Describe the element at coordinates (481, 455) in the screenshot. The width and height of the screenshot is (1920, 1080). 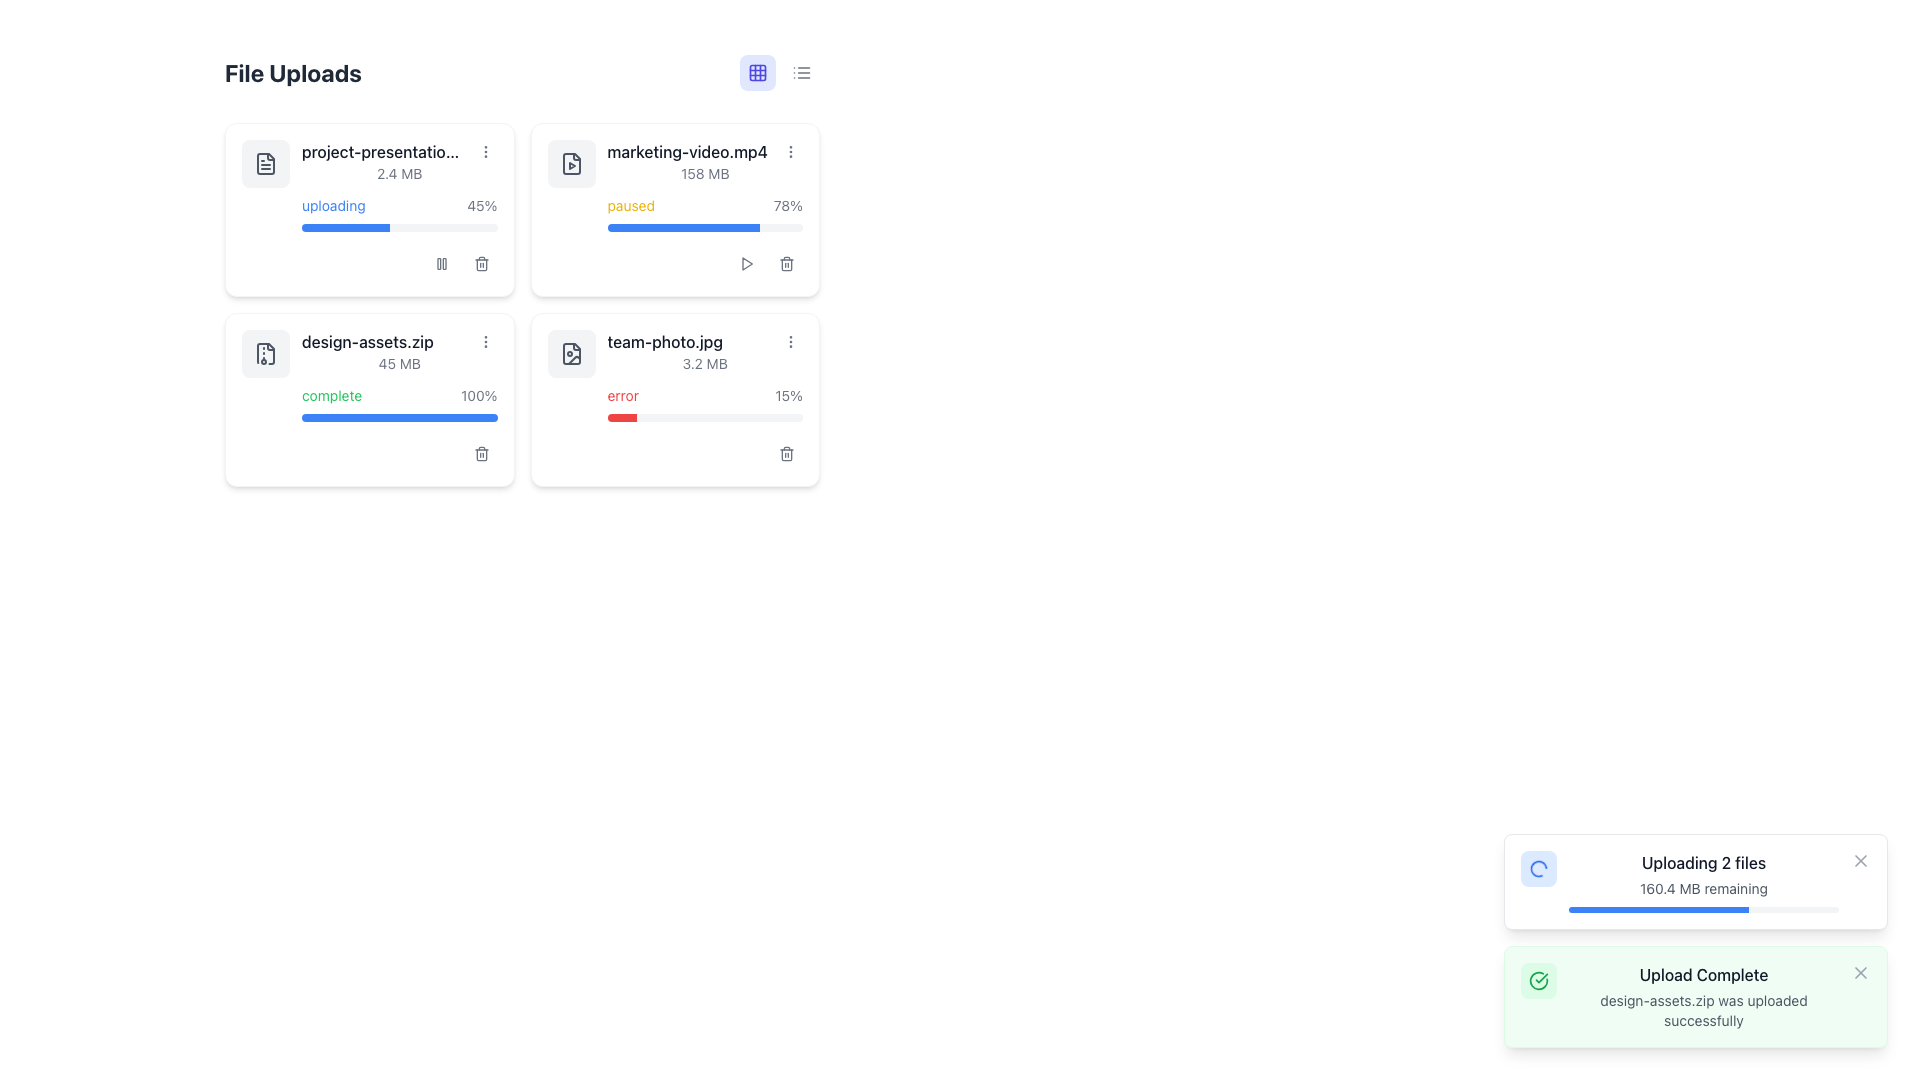
I see `the delete icon, which resembles a trash bin, located to the right of the progress bar and below the file name and status text in the file upload section` at that location.